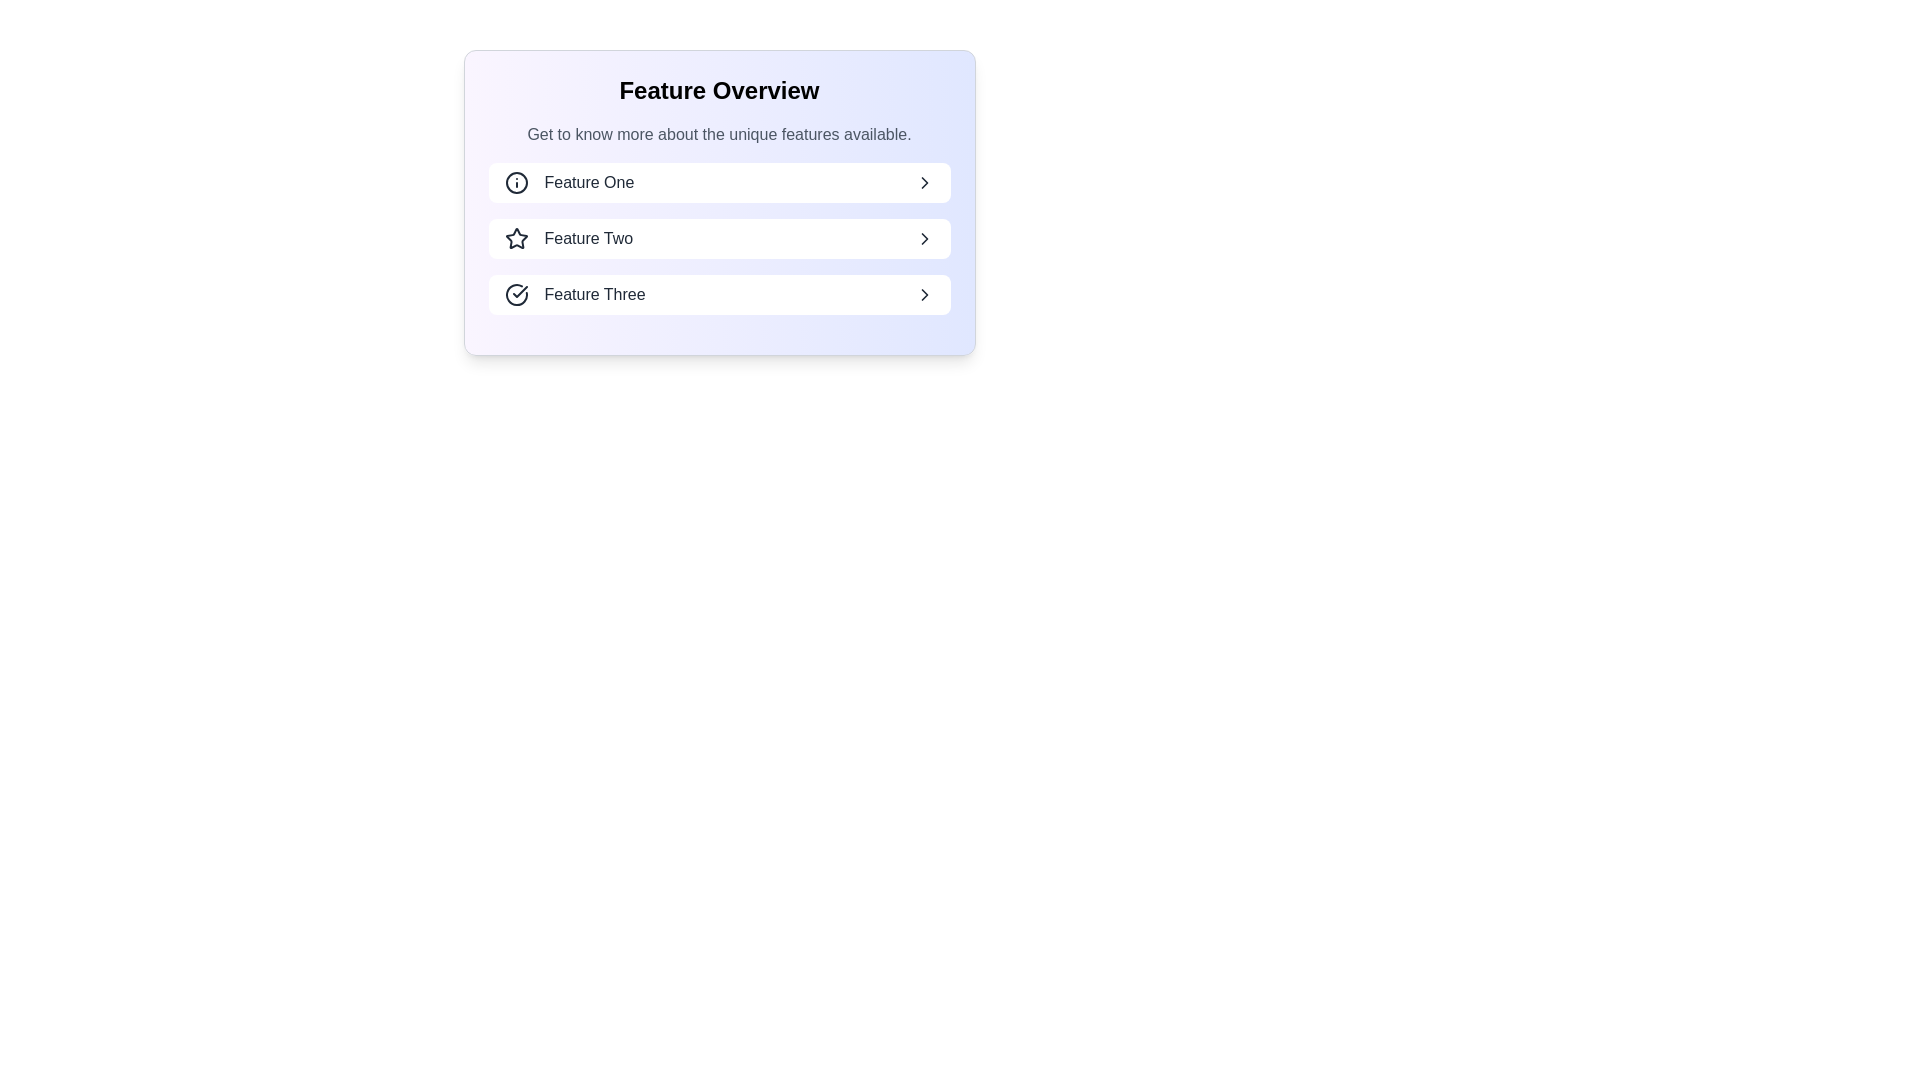 Image resolution: width=1920 pixels, height=1080 pixels. Describe the element at coordinates (516, 238) in the screenshot. I see `the star icon in the second entry of the 'Feature Overview' list, which is located to the left of the text 'Feature Two'` at that location.